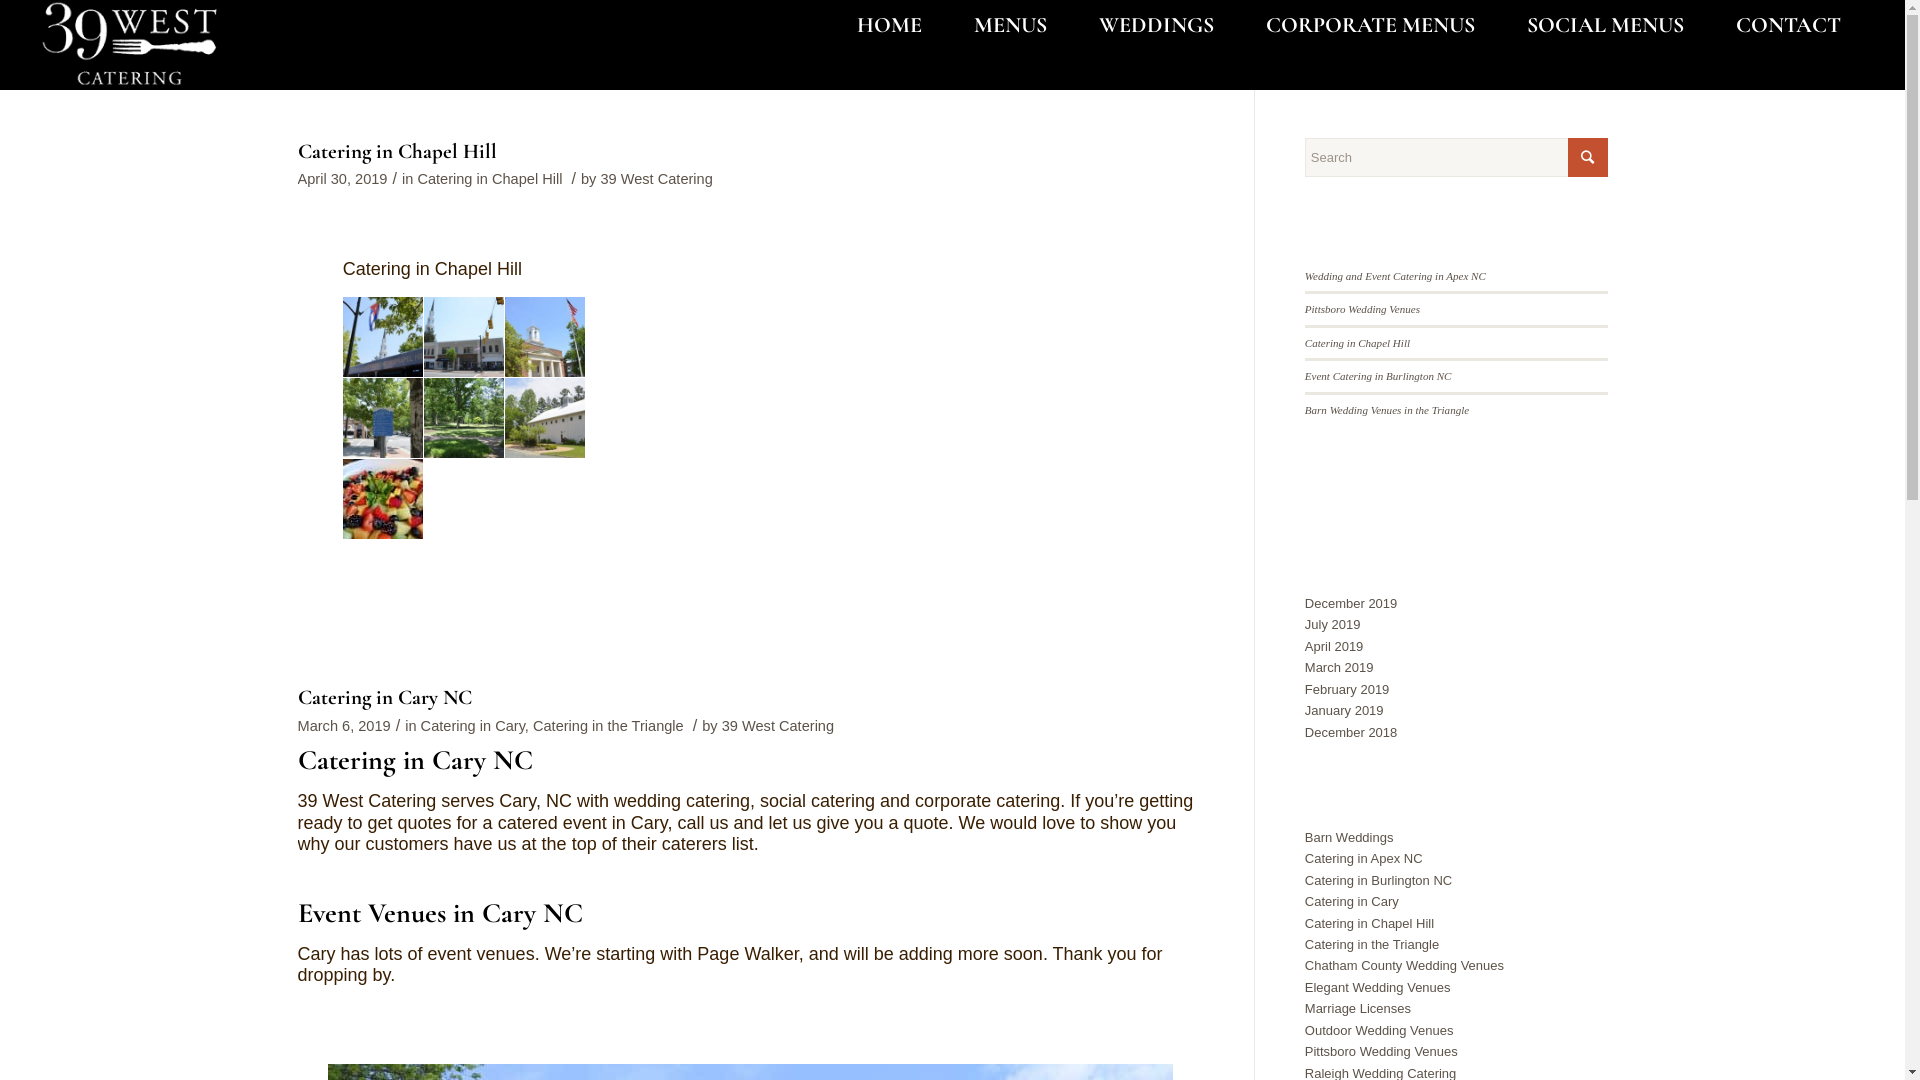 This screenshot has width=1920, height=1080. I want to click on 'Wedding and Event Catering in Apex NC', so click(1394, 276).